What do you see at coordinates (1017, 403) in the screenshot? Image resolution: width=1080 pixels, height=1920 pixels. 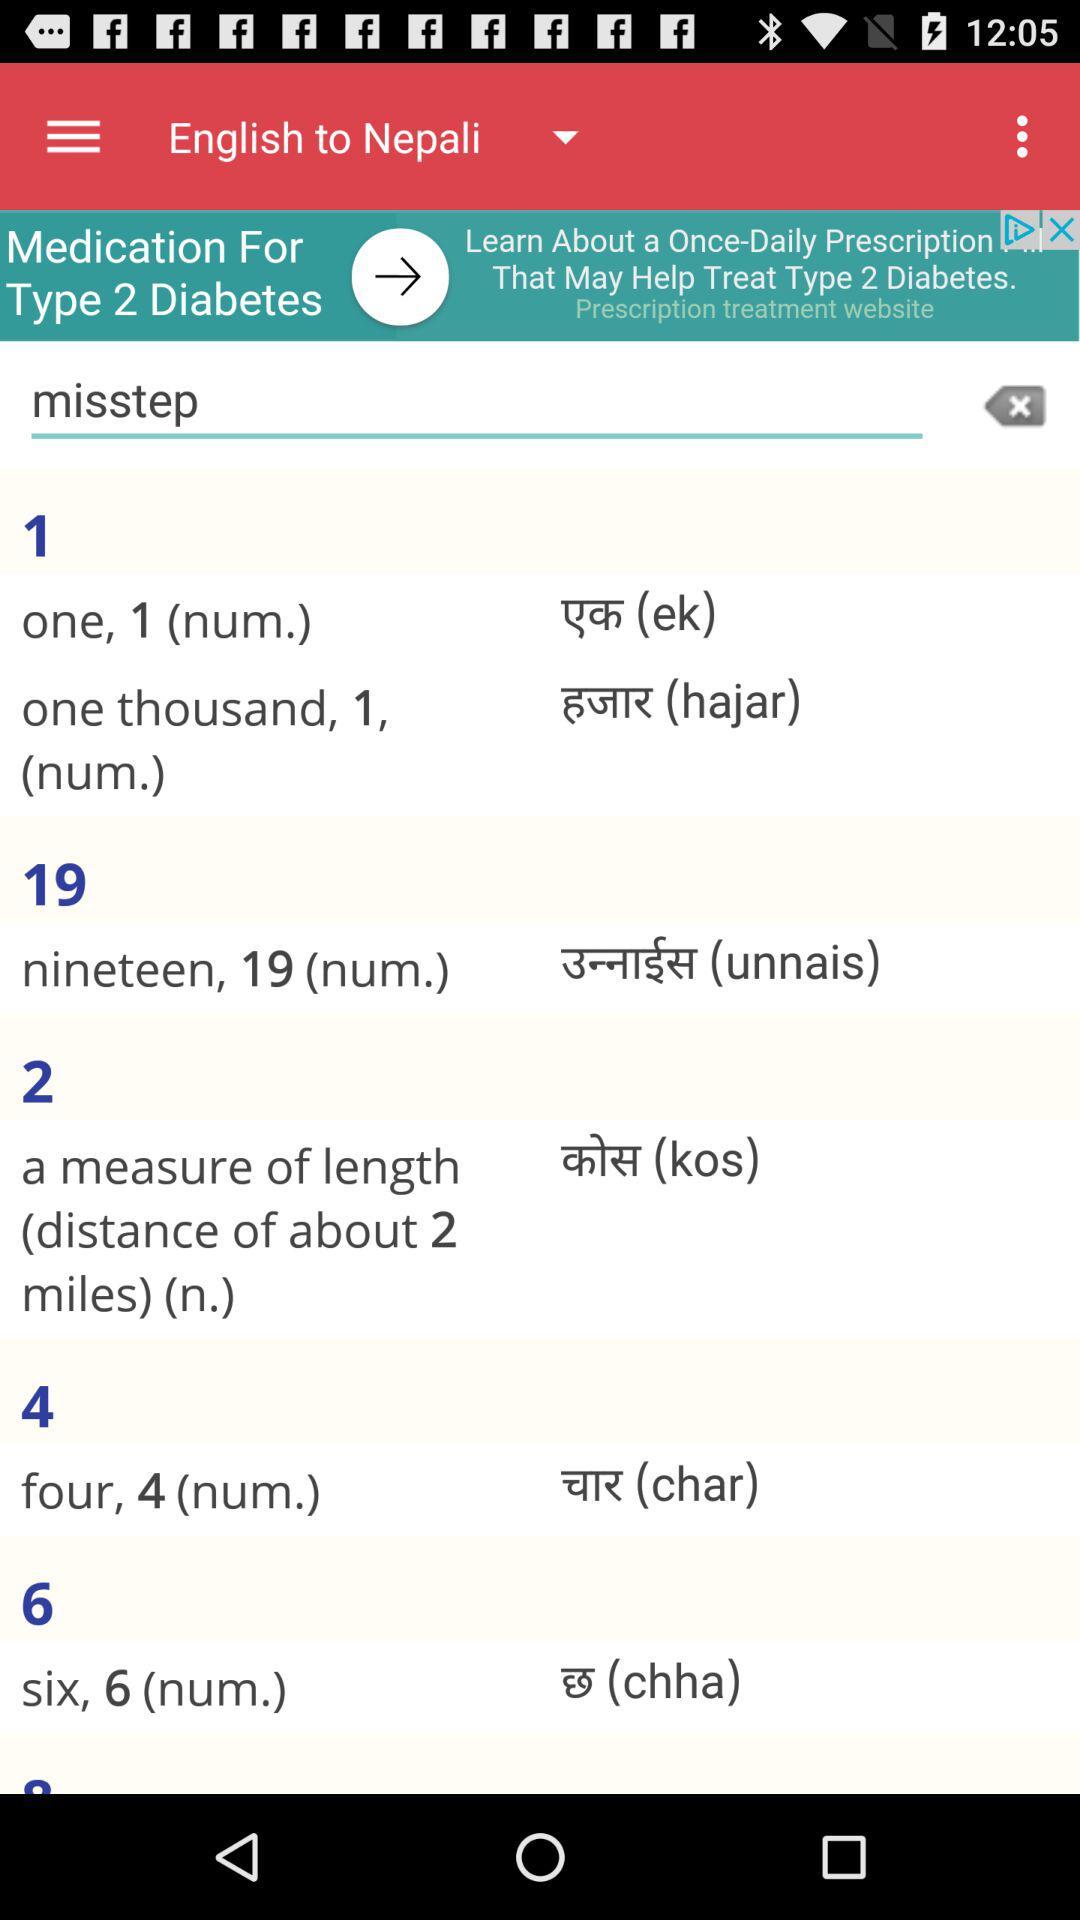 I see `erase typed information` at bounding box center [1017, 403].